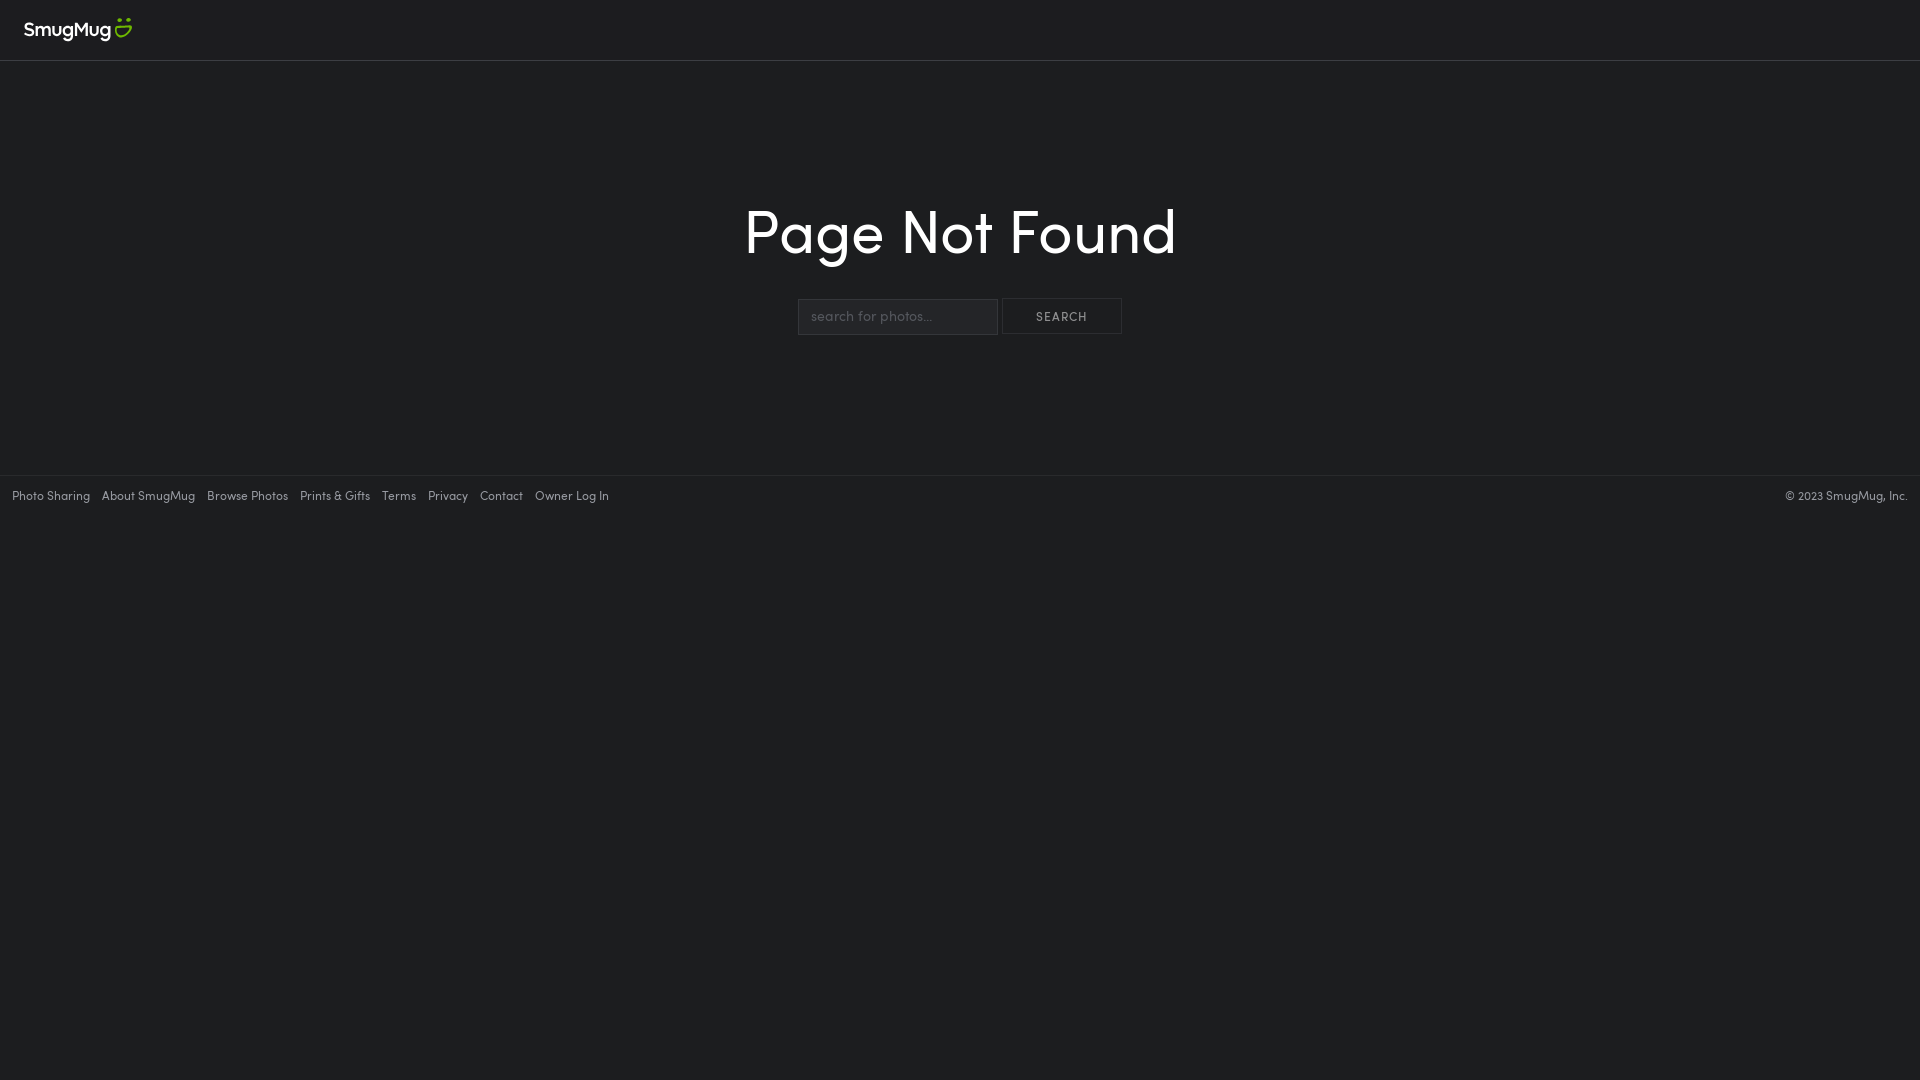 This screenshot has height=1080, width=1920. What do you see at coordinates (0, 30) in the screenshot?
I see `'SmugMug'` at bounding box center [0, 30].